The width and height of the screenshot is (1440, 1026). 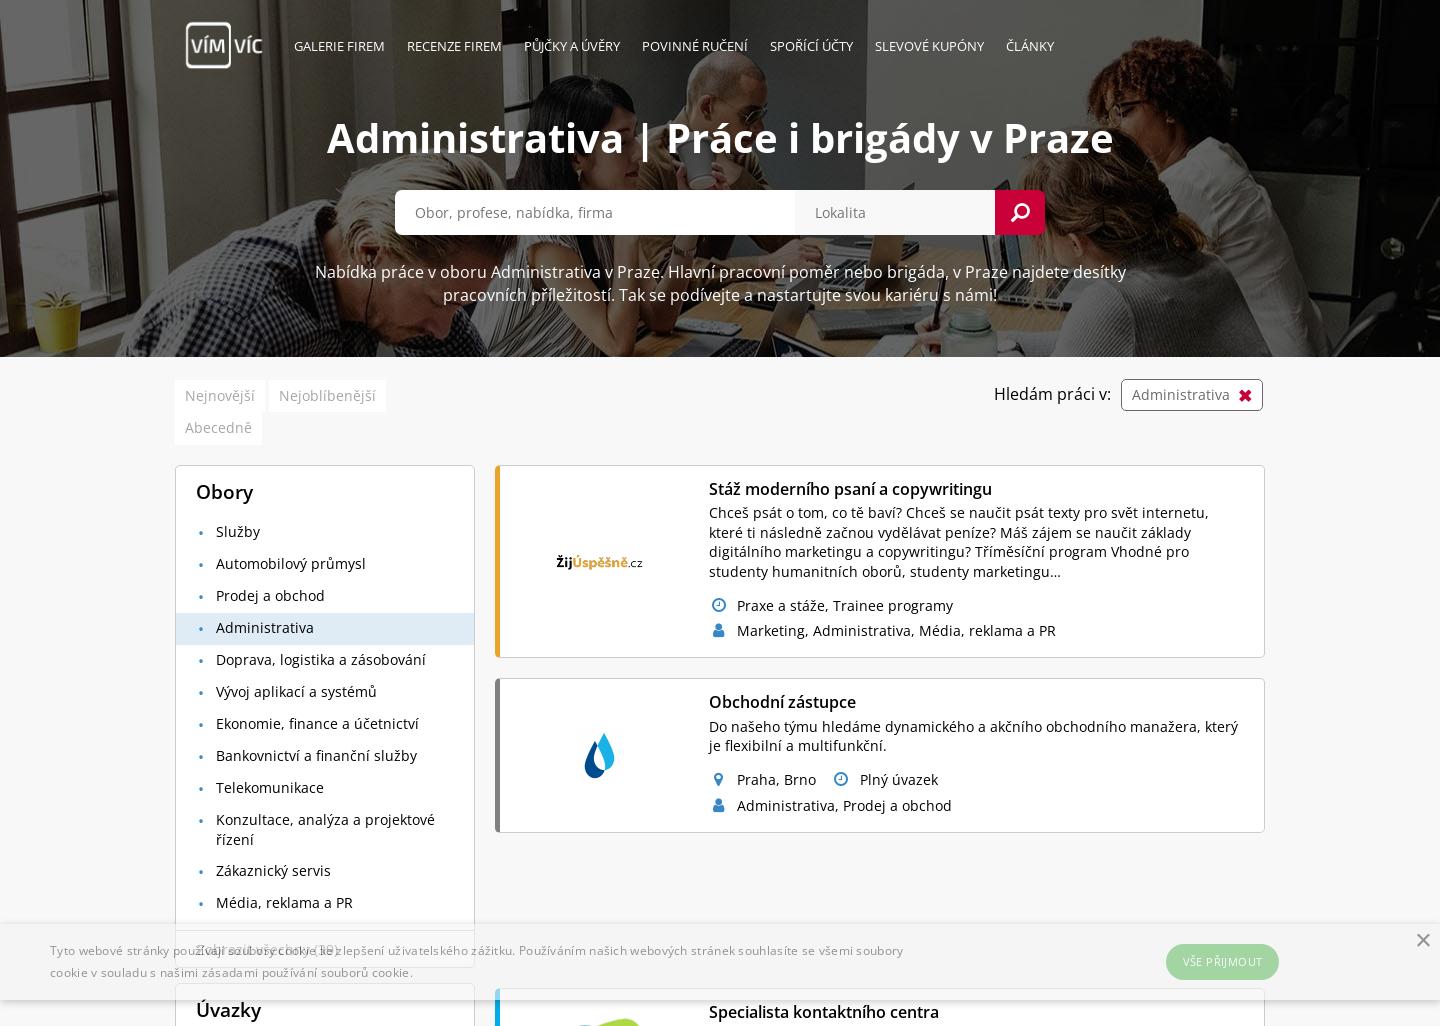 I want to click on 'Specialista kontaktního centra', so click(x=822, y=1010).